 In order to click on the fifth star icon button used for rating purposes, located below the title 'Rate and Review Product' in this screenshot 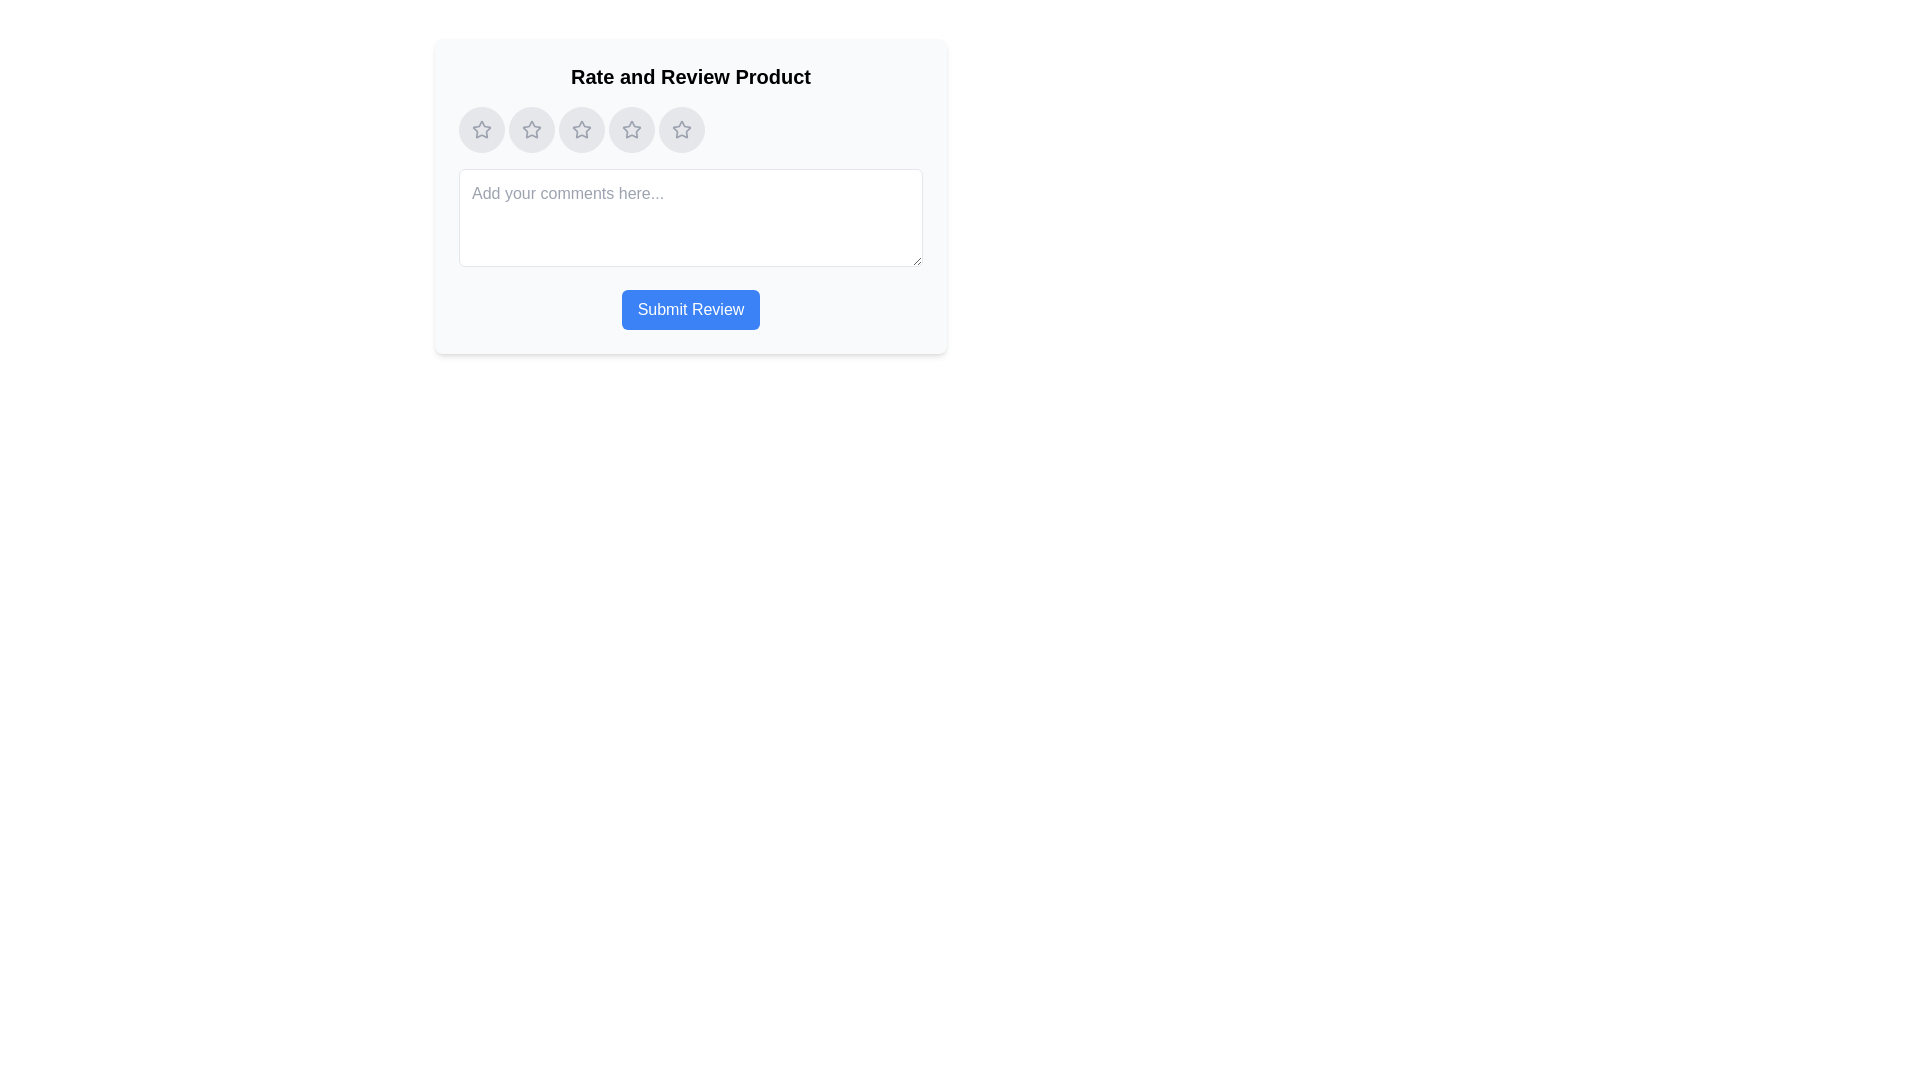, I will do `click(681, 130)`.